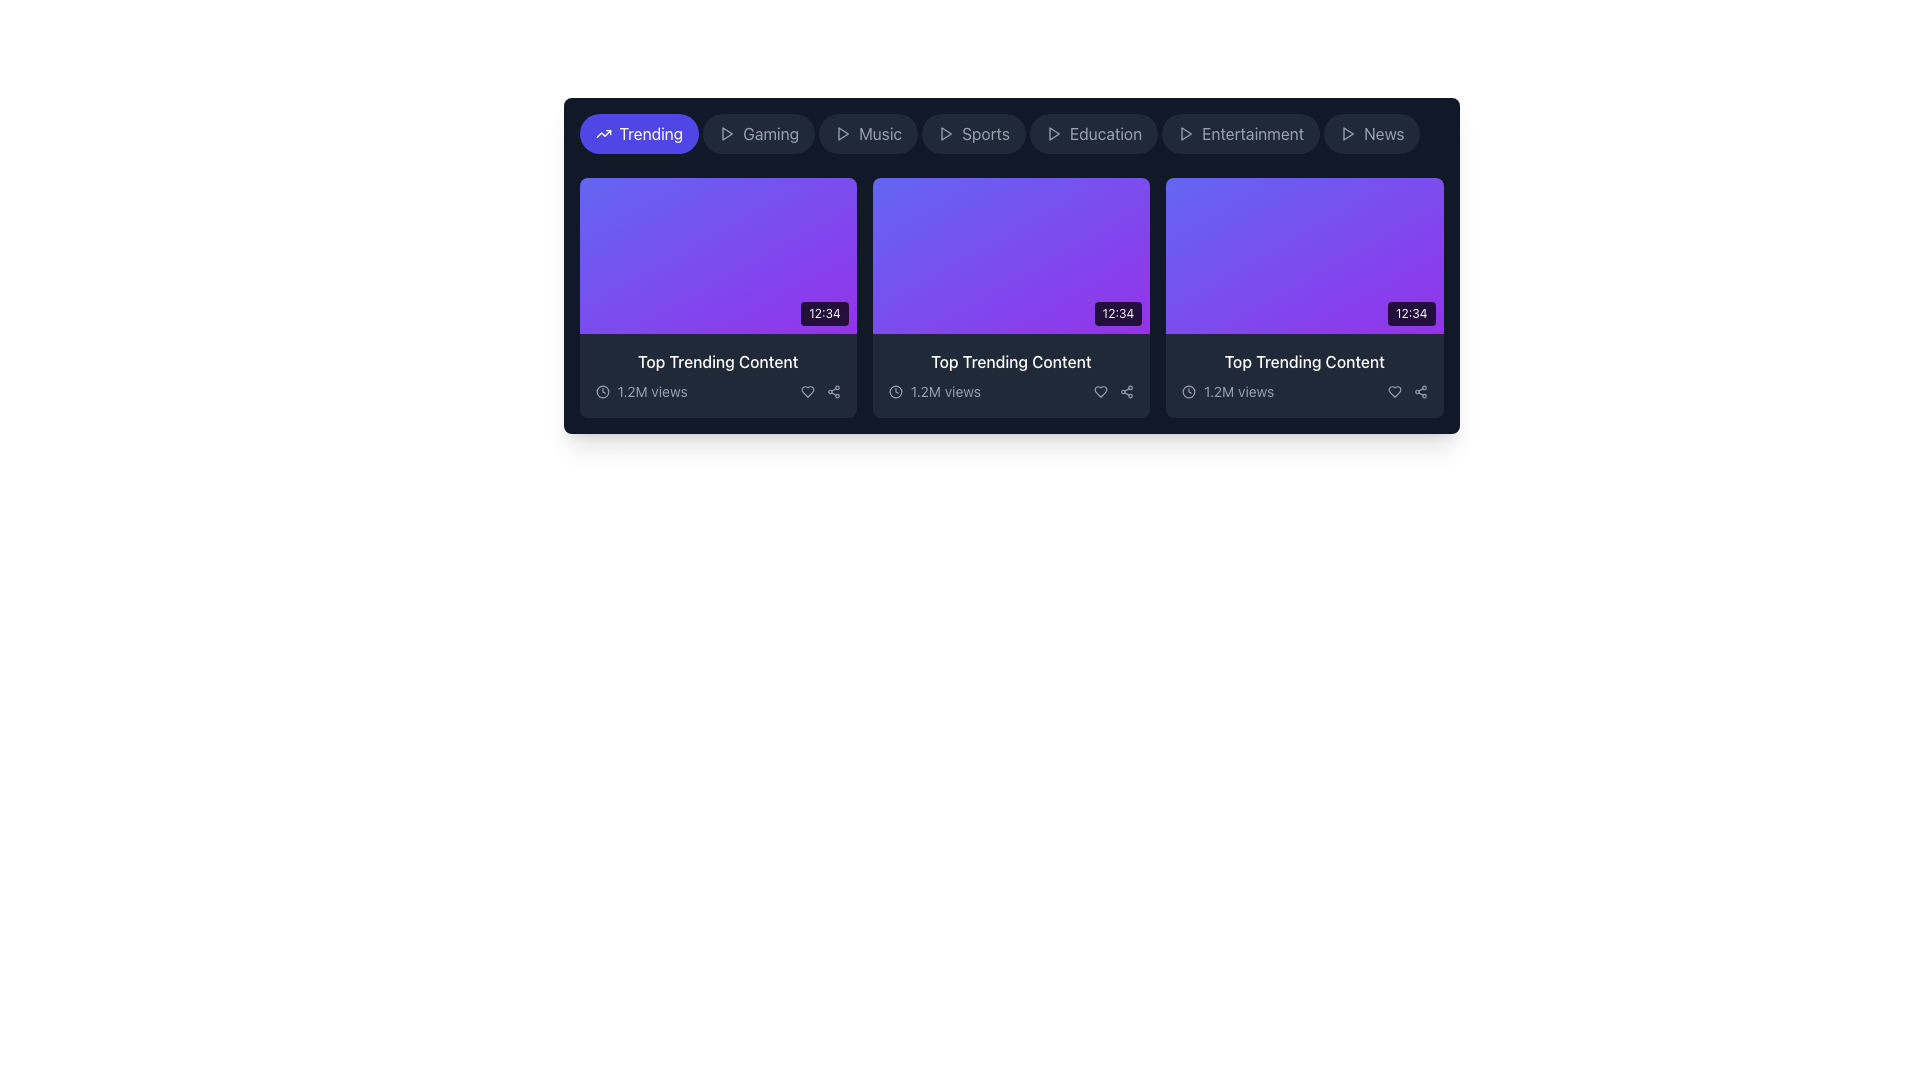 This screenshot has height=1080, width=1920. I want to click on the triangular play button icon located in the category bar at the top of the interface, so click(1186, 134).